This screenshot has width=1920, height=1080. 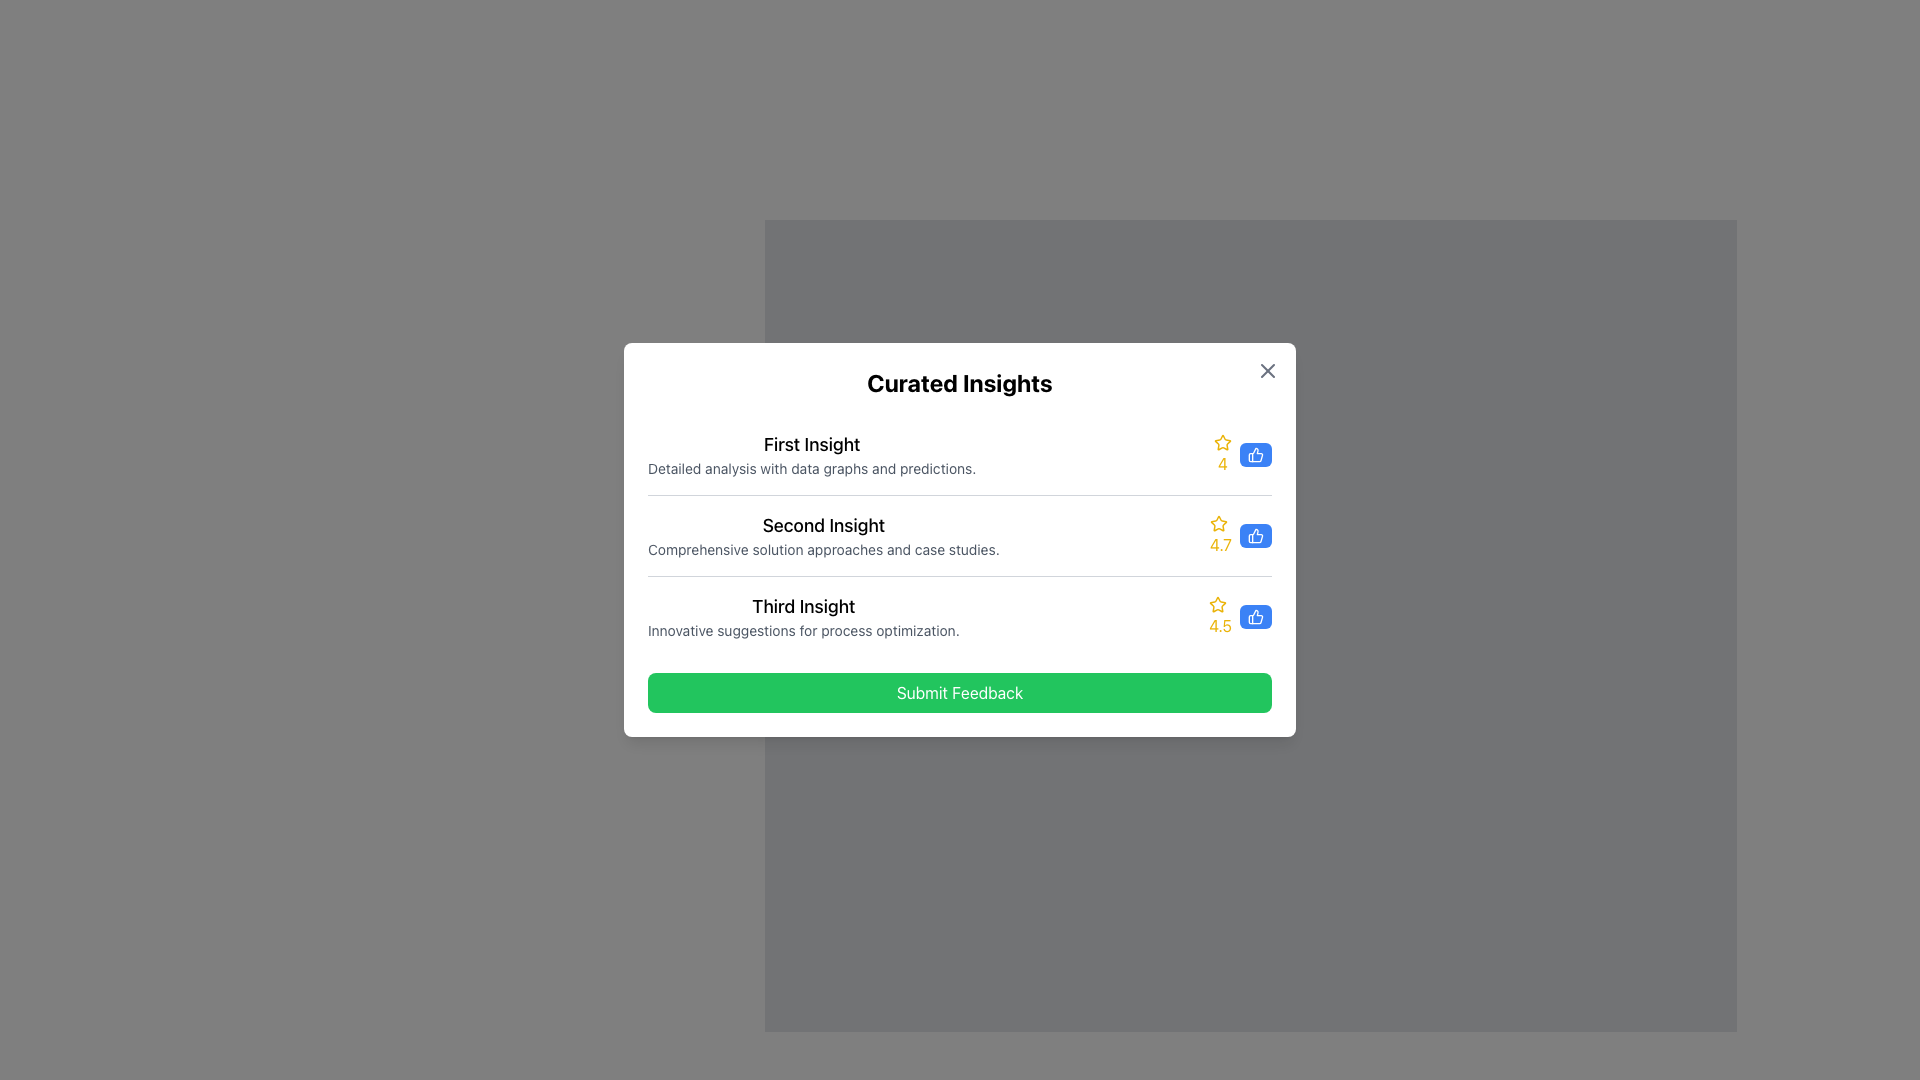 I want to click on average user rating value displayed as a numerical value, located in the third row of a list within a central dialog box, positioned to the left of a yellow star icon and to the right of a like button, so click(x=1219, y=616).